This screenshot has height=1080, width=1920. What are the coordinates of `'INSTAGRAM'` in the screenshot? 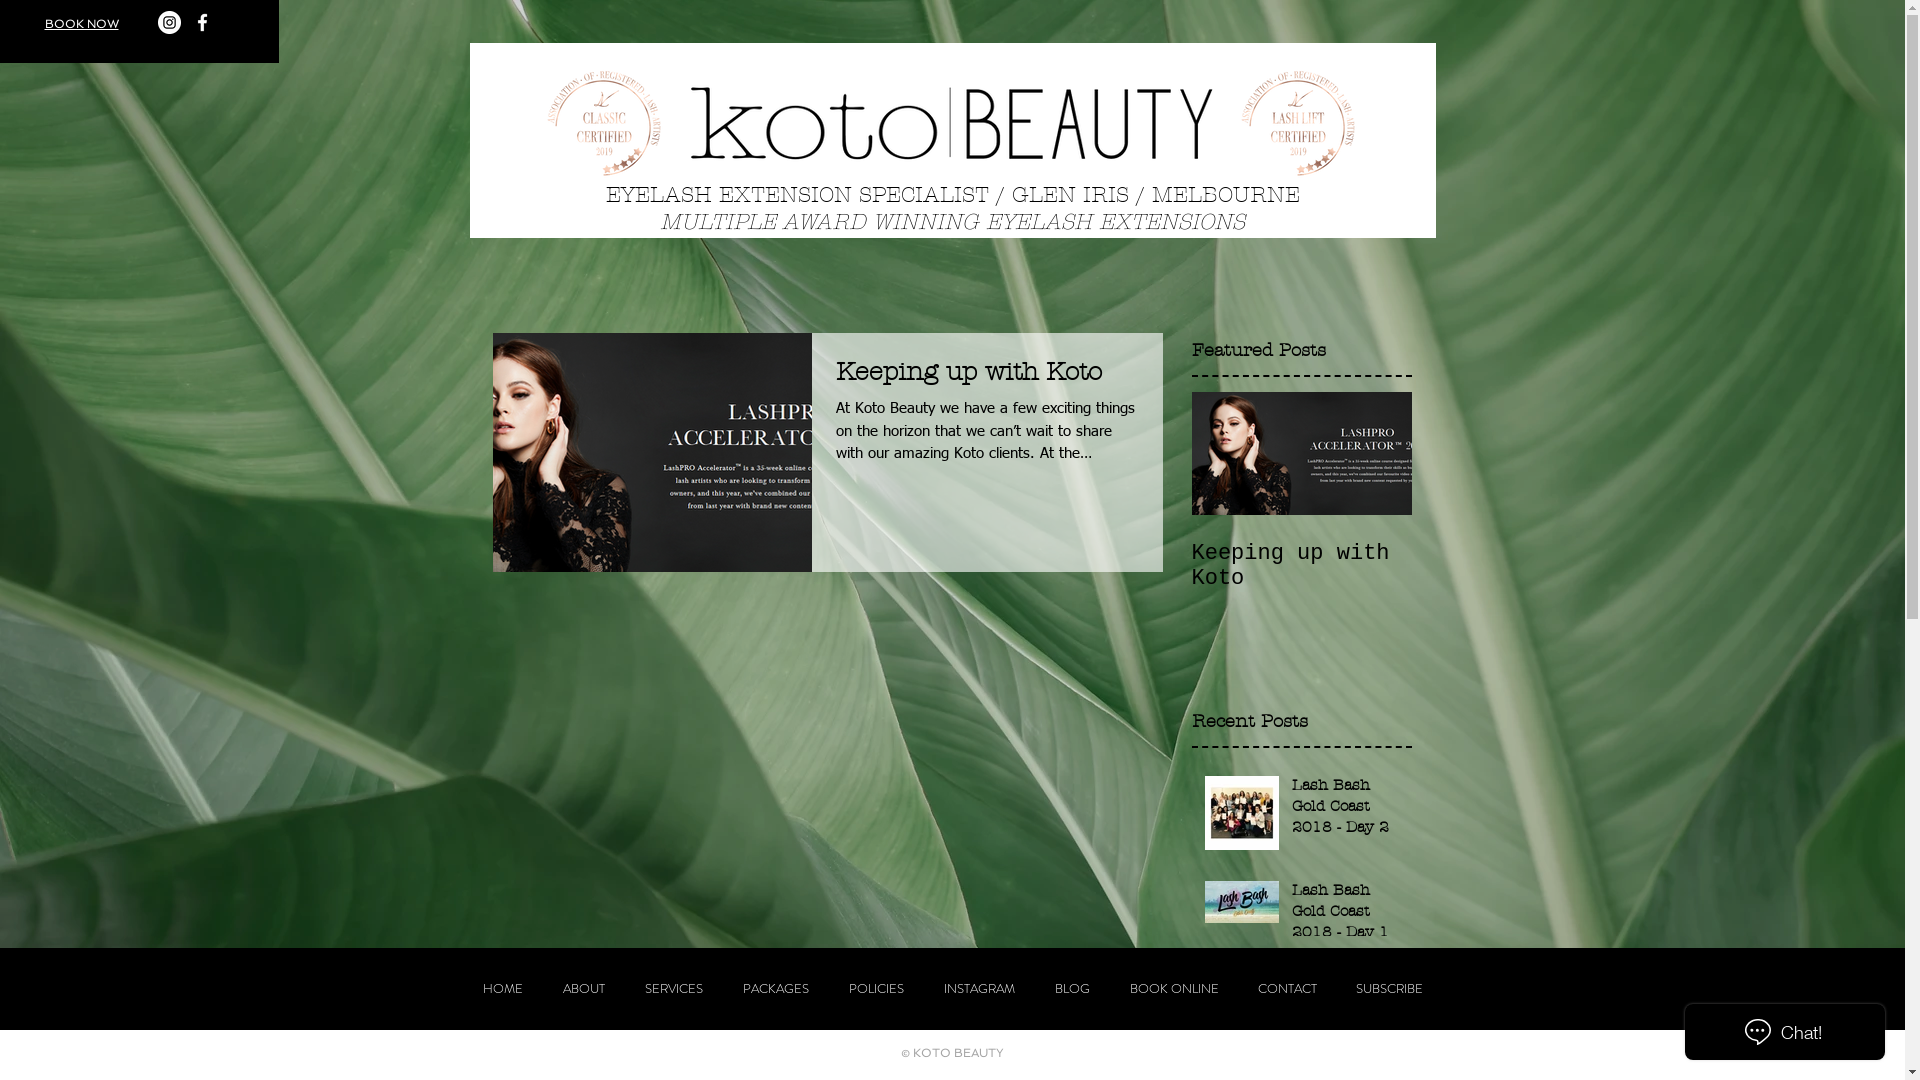 It's located at (979, 987).